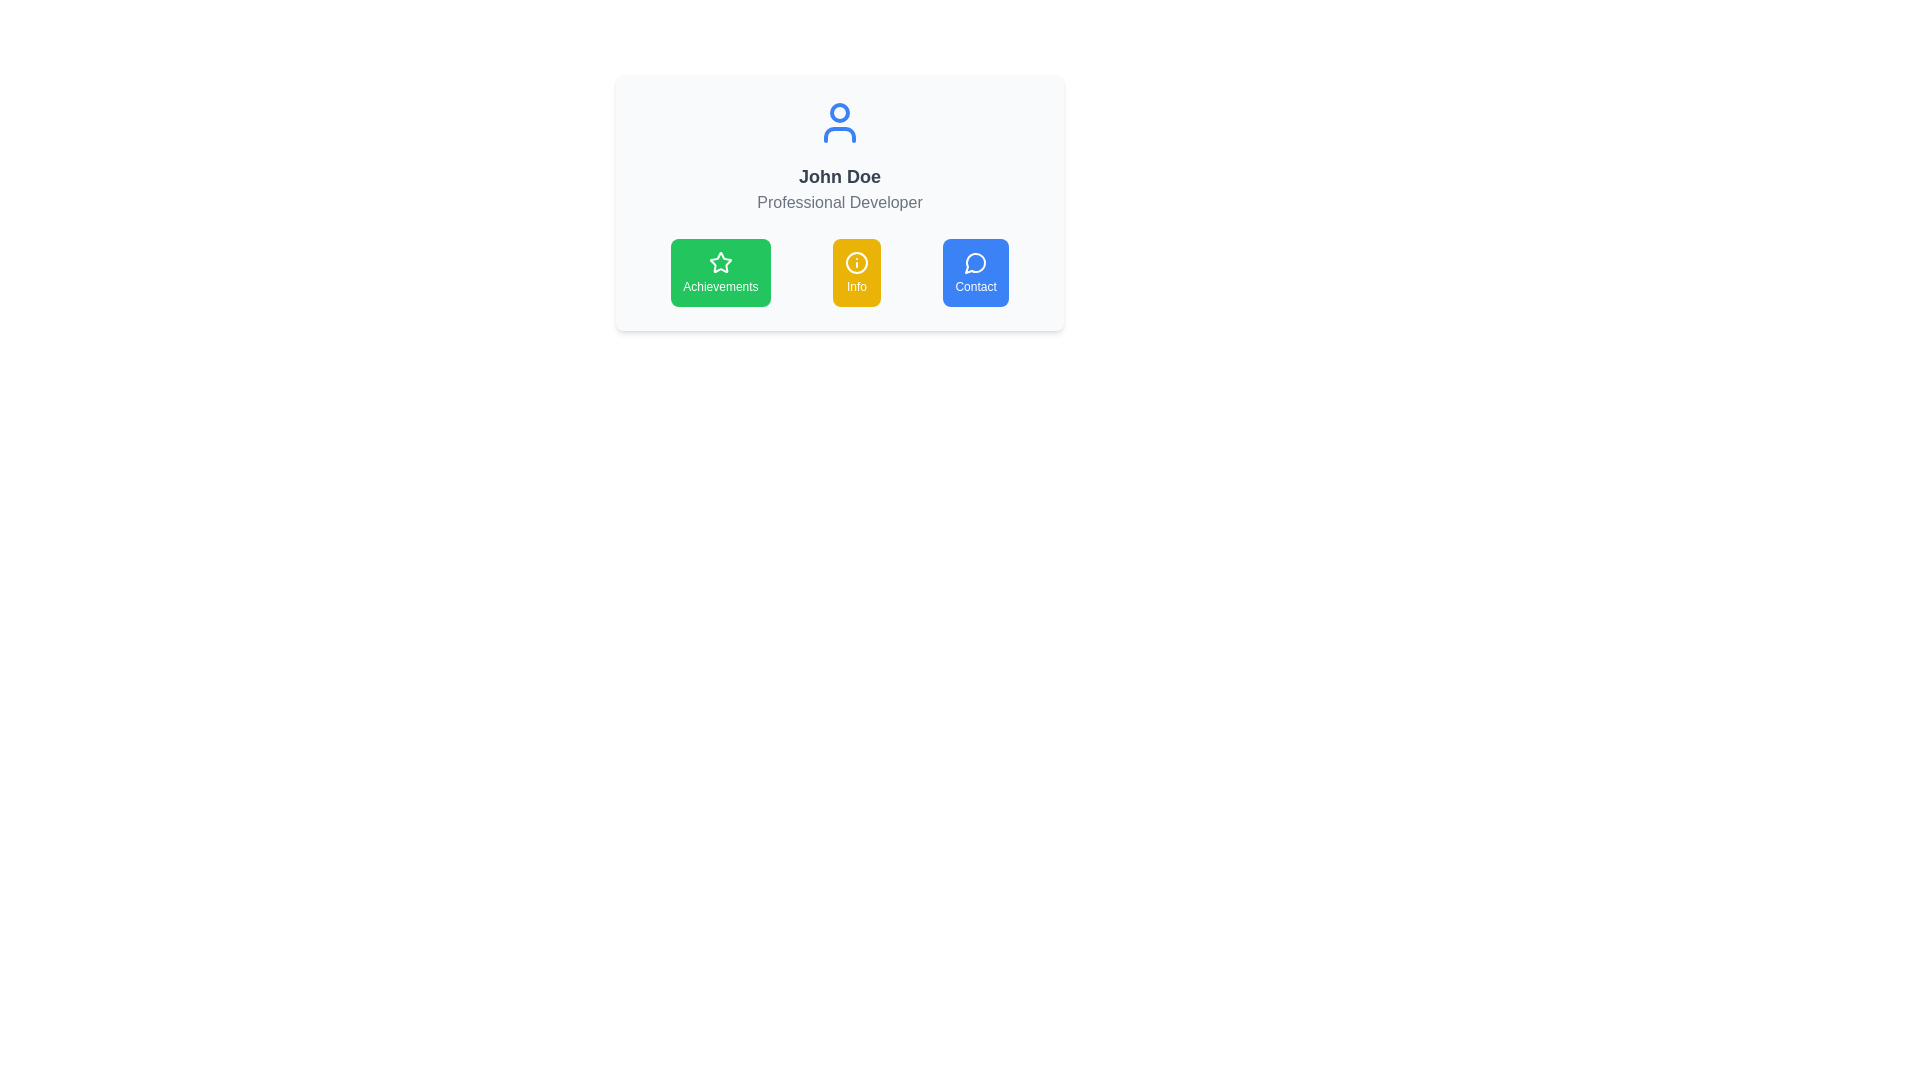 The width and height of the screenshot is (1920, 1080). What do you see at coordinates (975, 262) in the screenshot?
I see `the contact option icon located inside the third button below the profile details of 'John Doe, Professional Developer'` at bounding box center [975, 262].